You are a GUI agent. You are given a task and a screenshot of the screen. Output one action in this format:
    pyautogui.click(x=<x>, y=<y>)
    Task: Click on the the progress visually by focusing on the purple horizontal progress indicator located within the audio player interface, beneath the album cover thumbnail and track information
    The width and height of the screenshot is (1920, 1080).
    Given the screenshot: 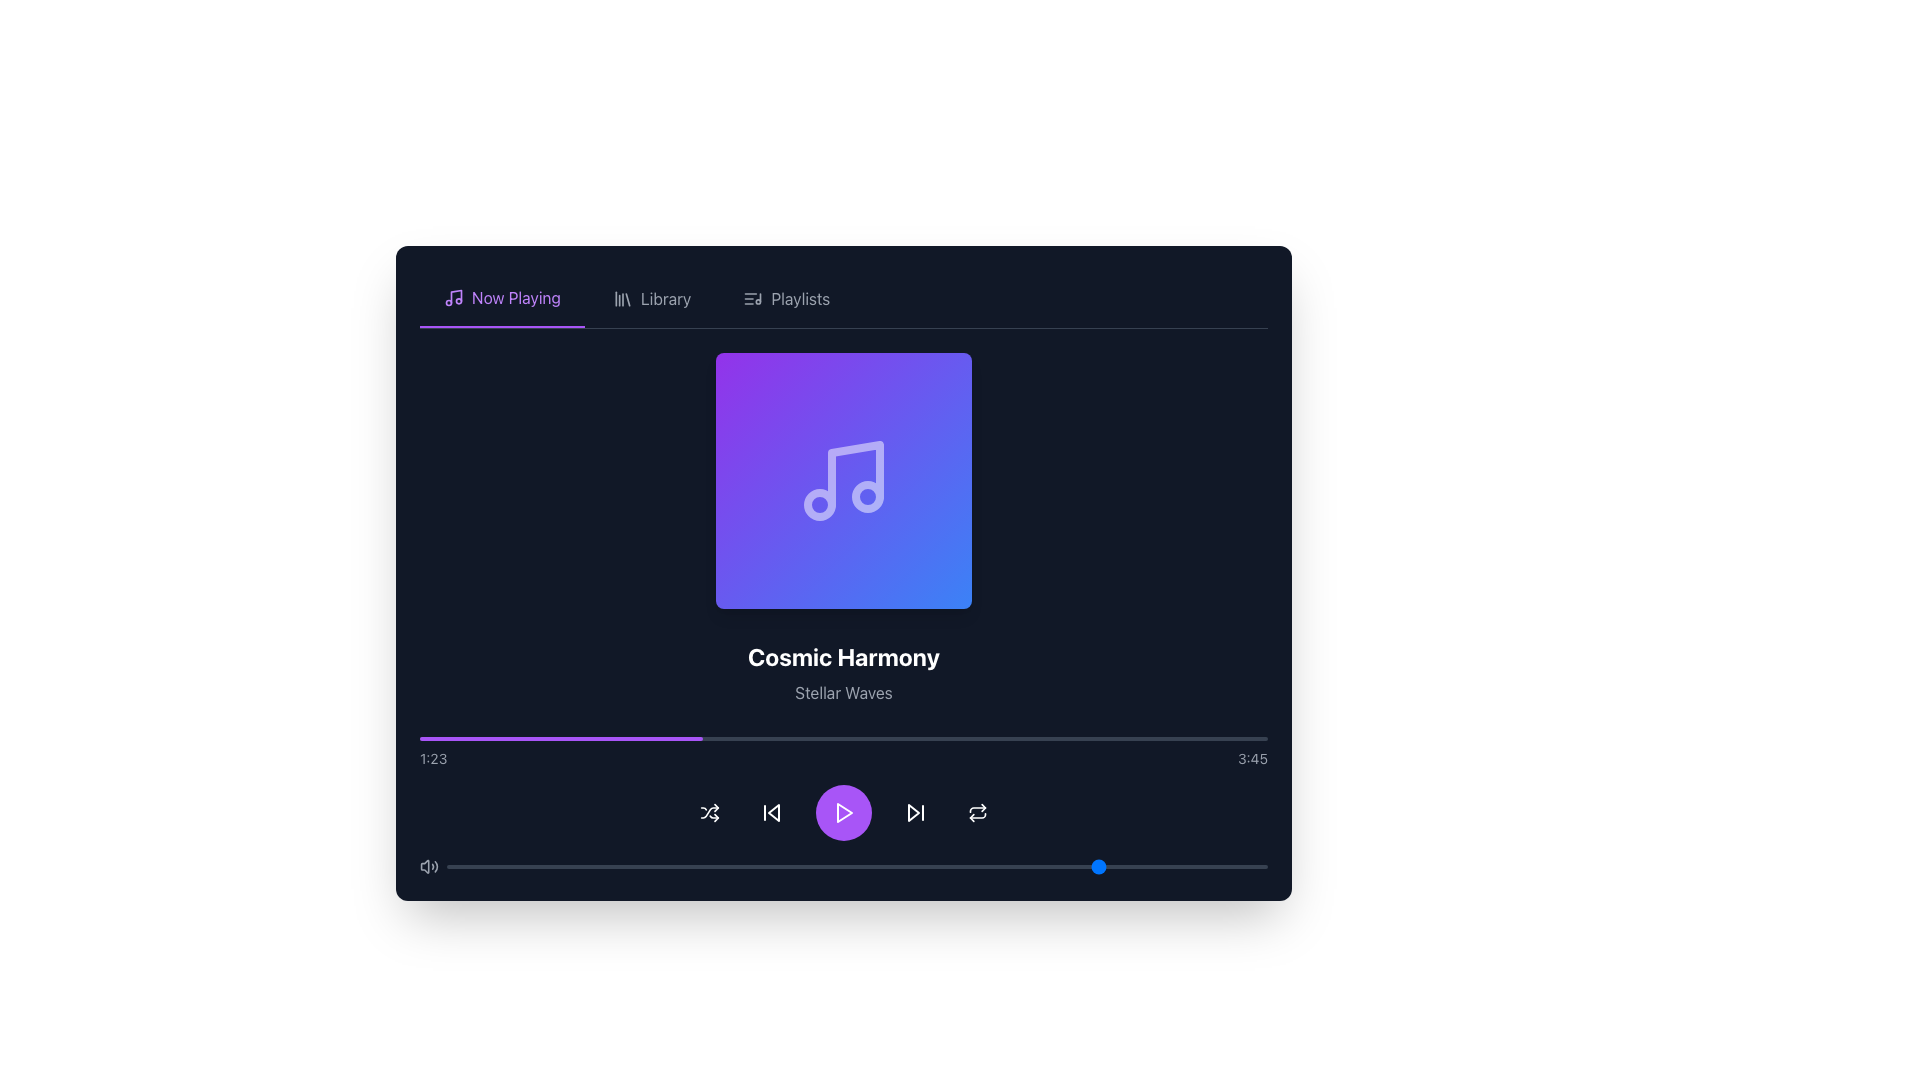 What is the action you would take?
    pyautogui.click(x=560, y=739)
    